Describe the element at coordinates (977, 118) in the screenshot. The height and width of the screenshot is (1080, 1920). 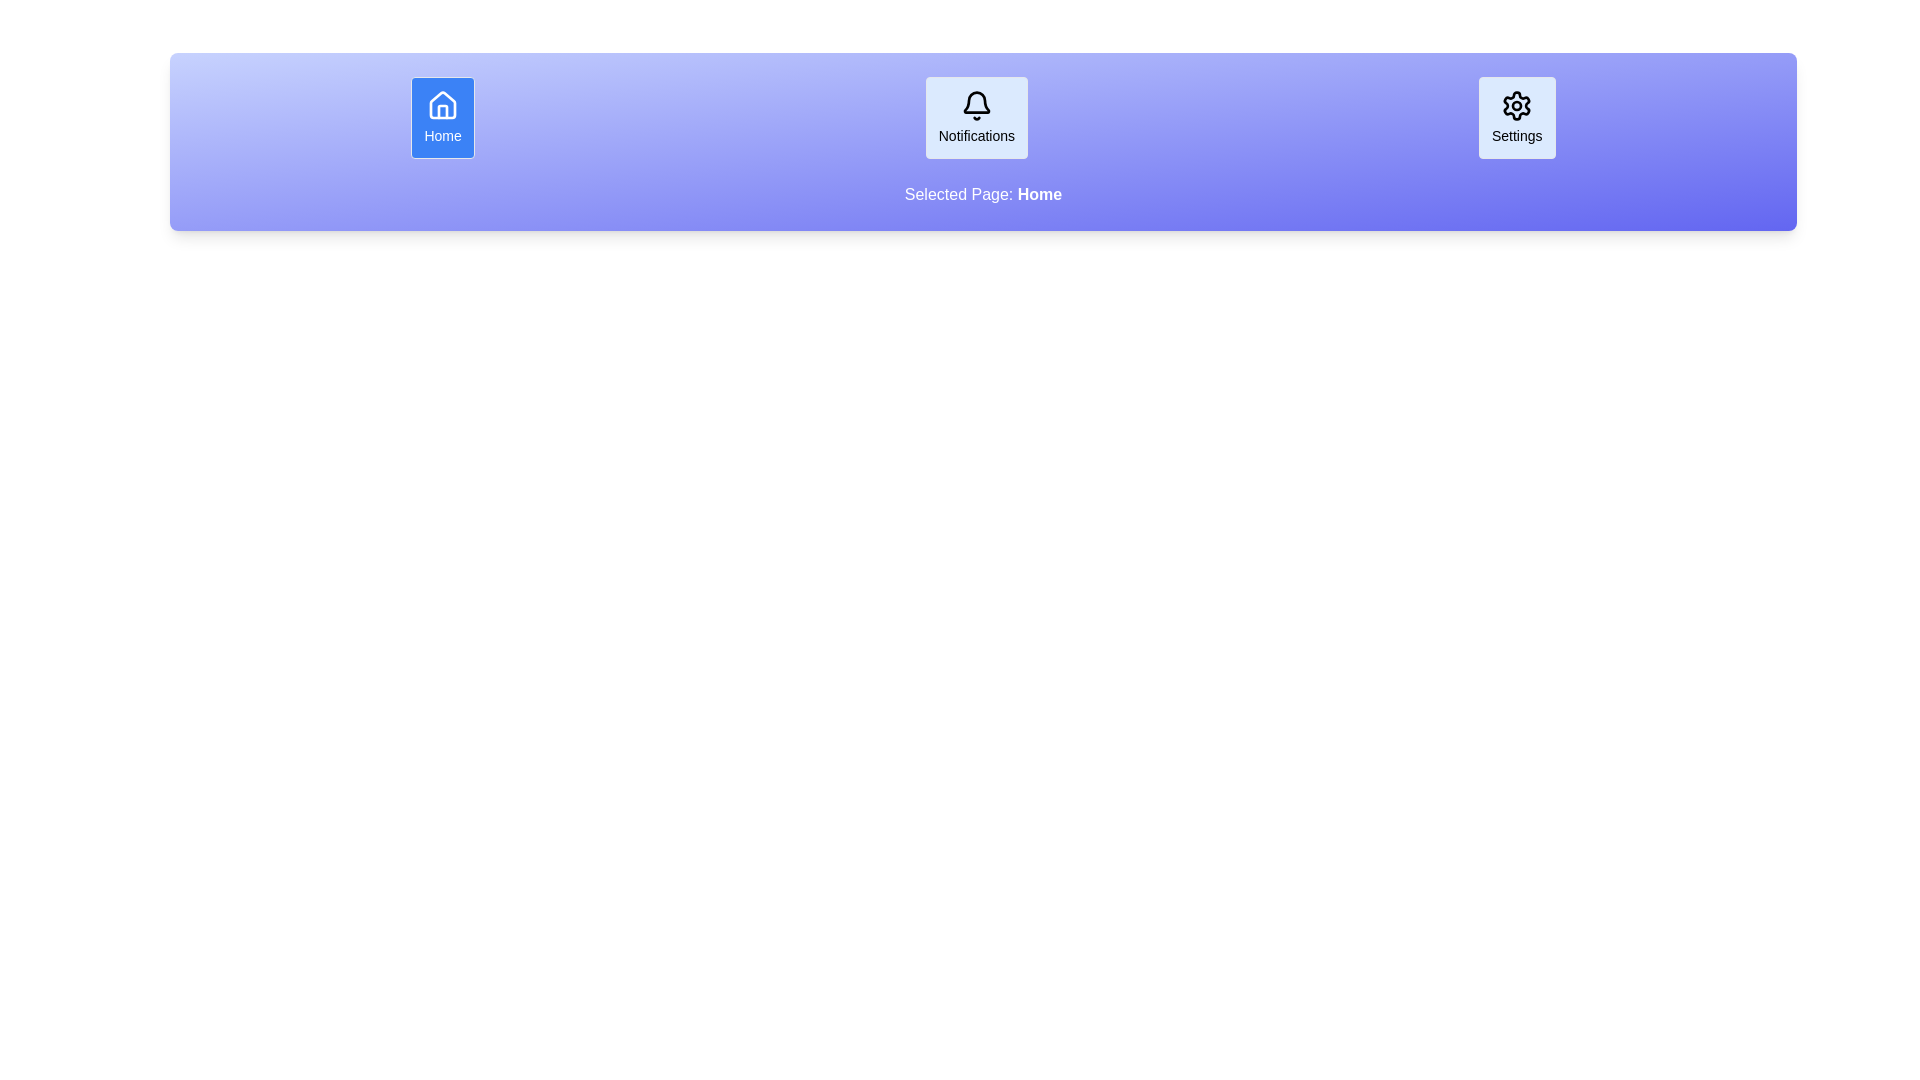
I see `the Notifications button to observe its hover effect` at that location.